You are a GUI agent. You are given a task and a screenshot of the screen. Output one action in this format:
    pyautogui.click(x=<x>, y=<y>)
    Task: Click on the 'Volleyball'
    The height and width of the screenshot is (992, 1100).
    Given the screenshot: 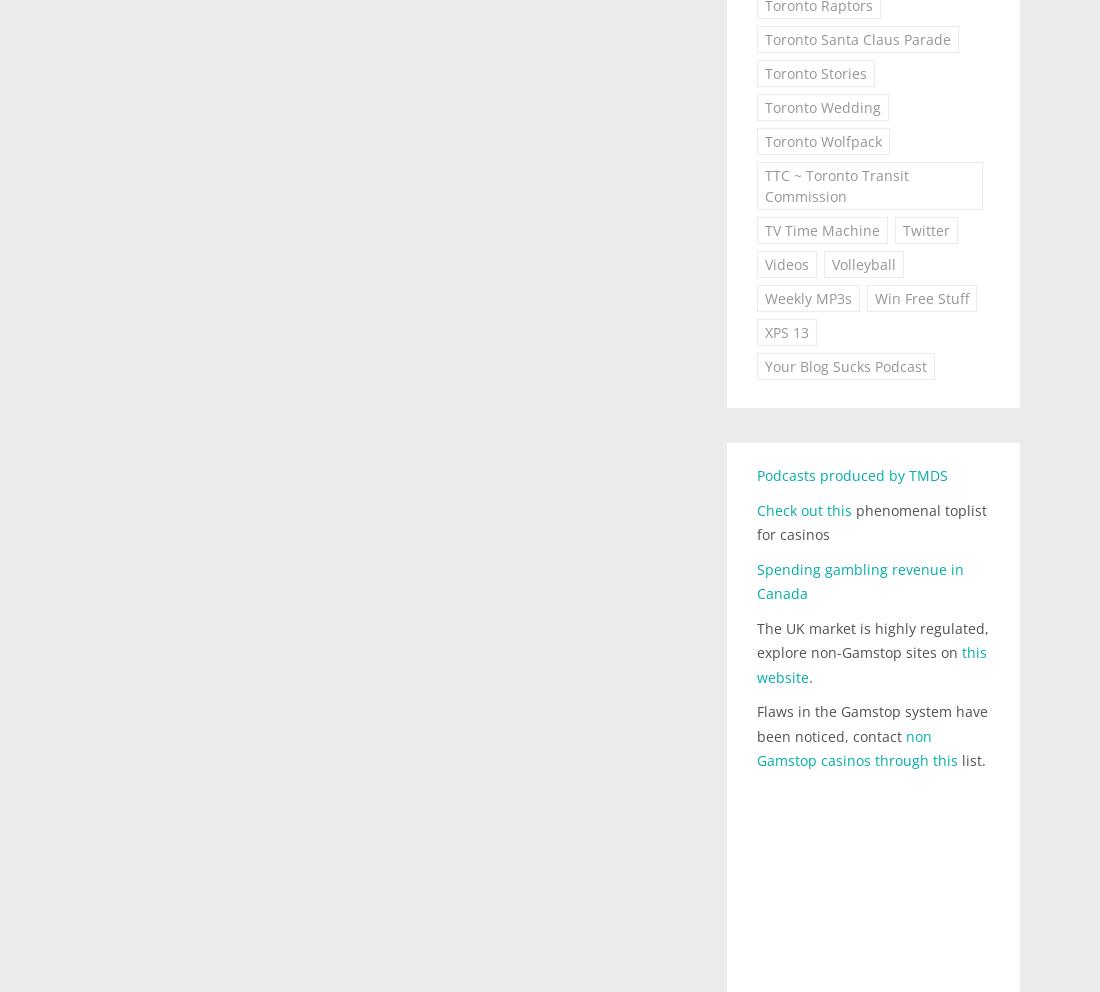 What is the action you would take?
    pyautogui.click(x=830, y=263)
    